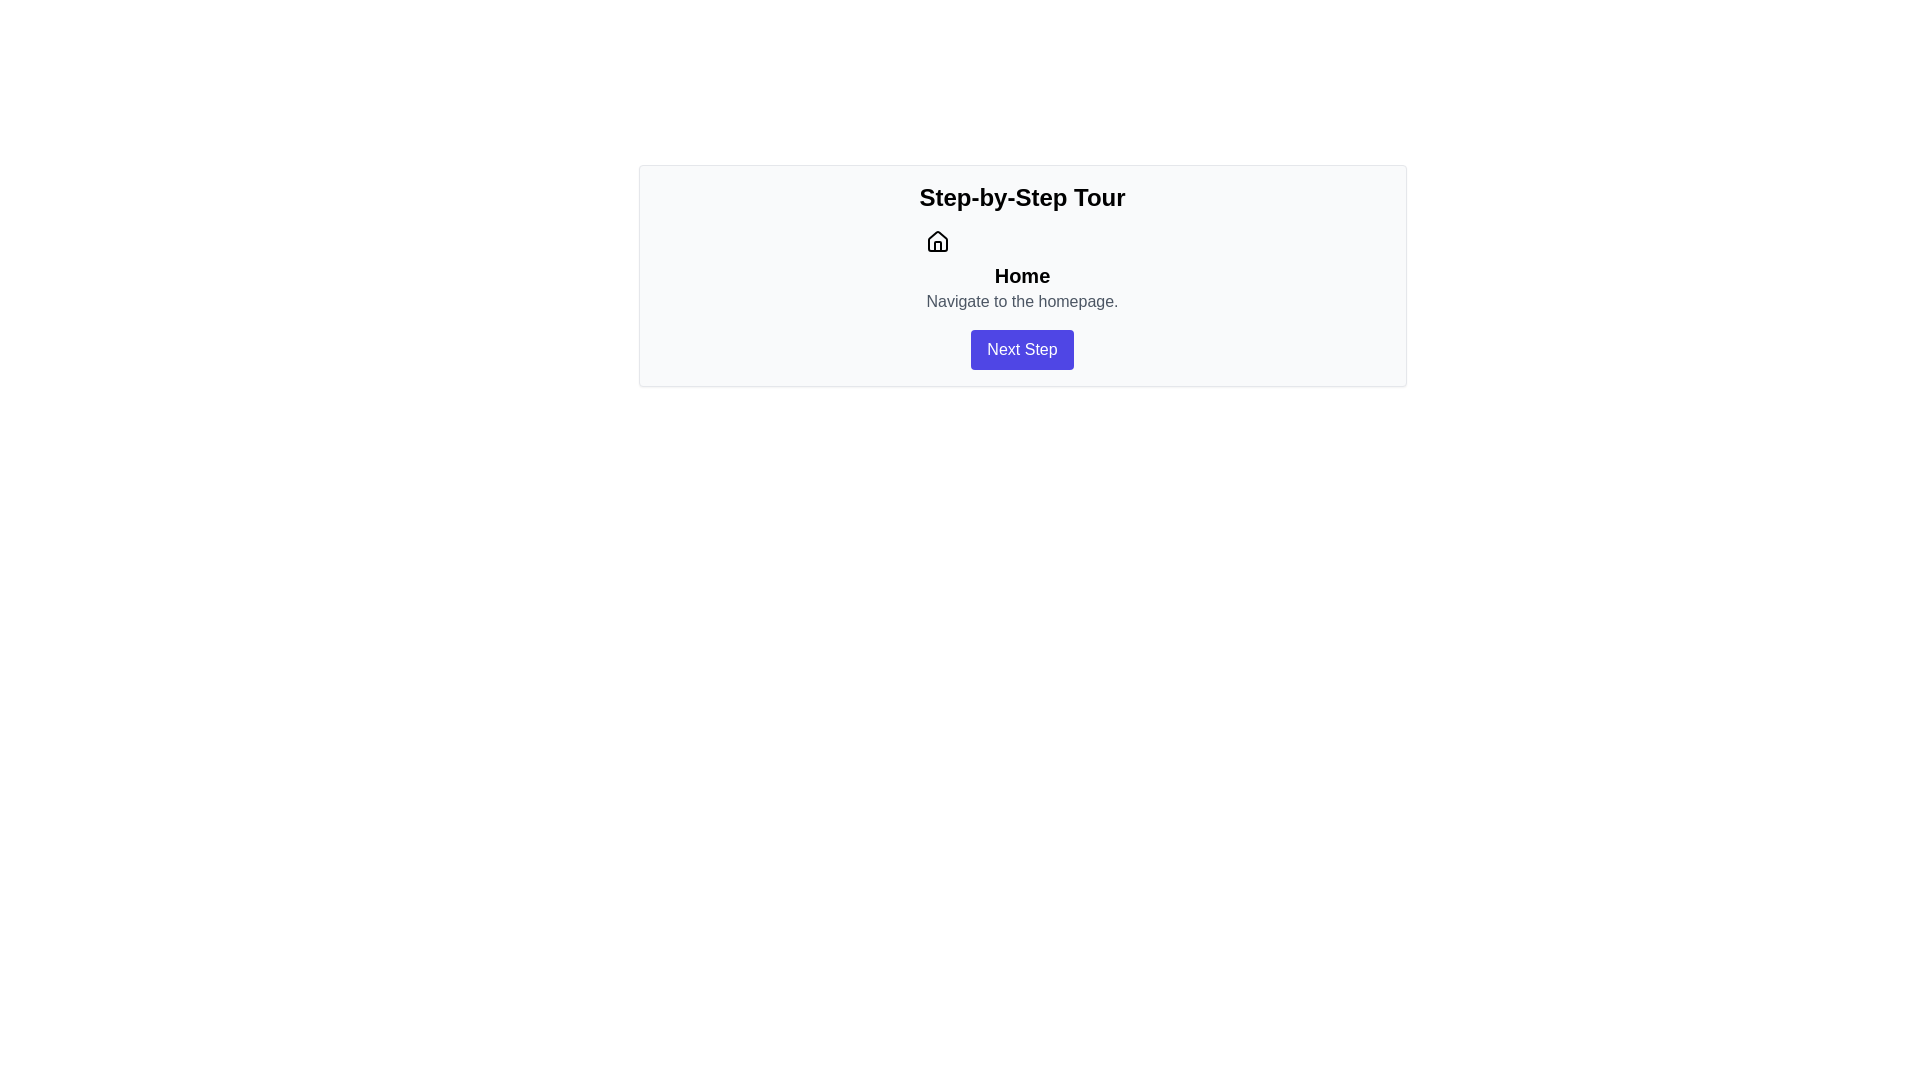  Describe the element at coordinates (1022, 276) in the screenshot. I see `the 'Home' text label, which is bold and larger in font, located beneath the house icon and above the text 'Navigate to the homepage.'` at that location.